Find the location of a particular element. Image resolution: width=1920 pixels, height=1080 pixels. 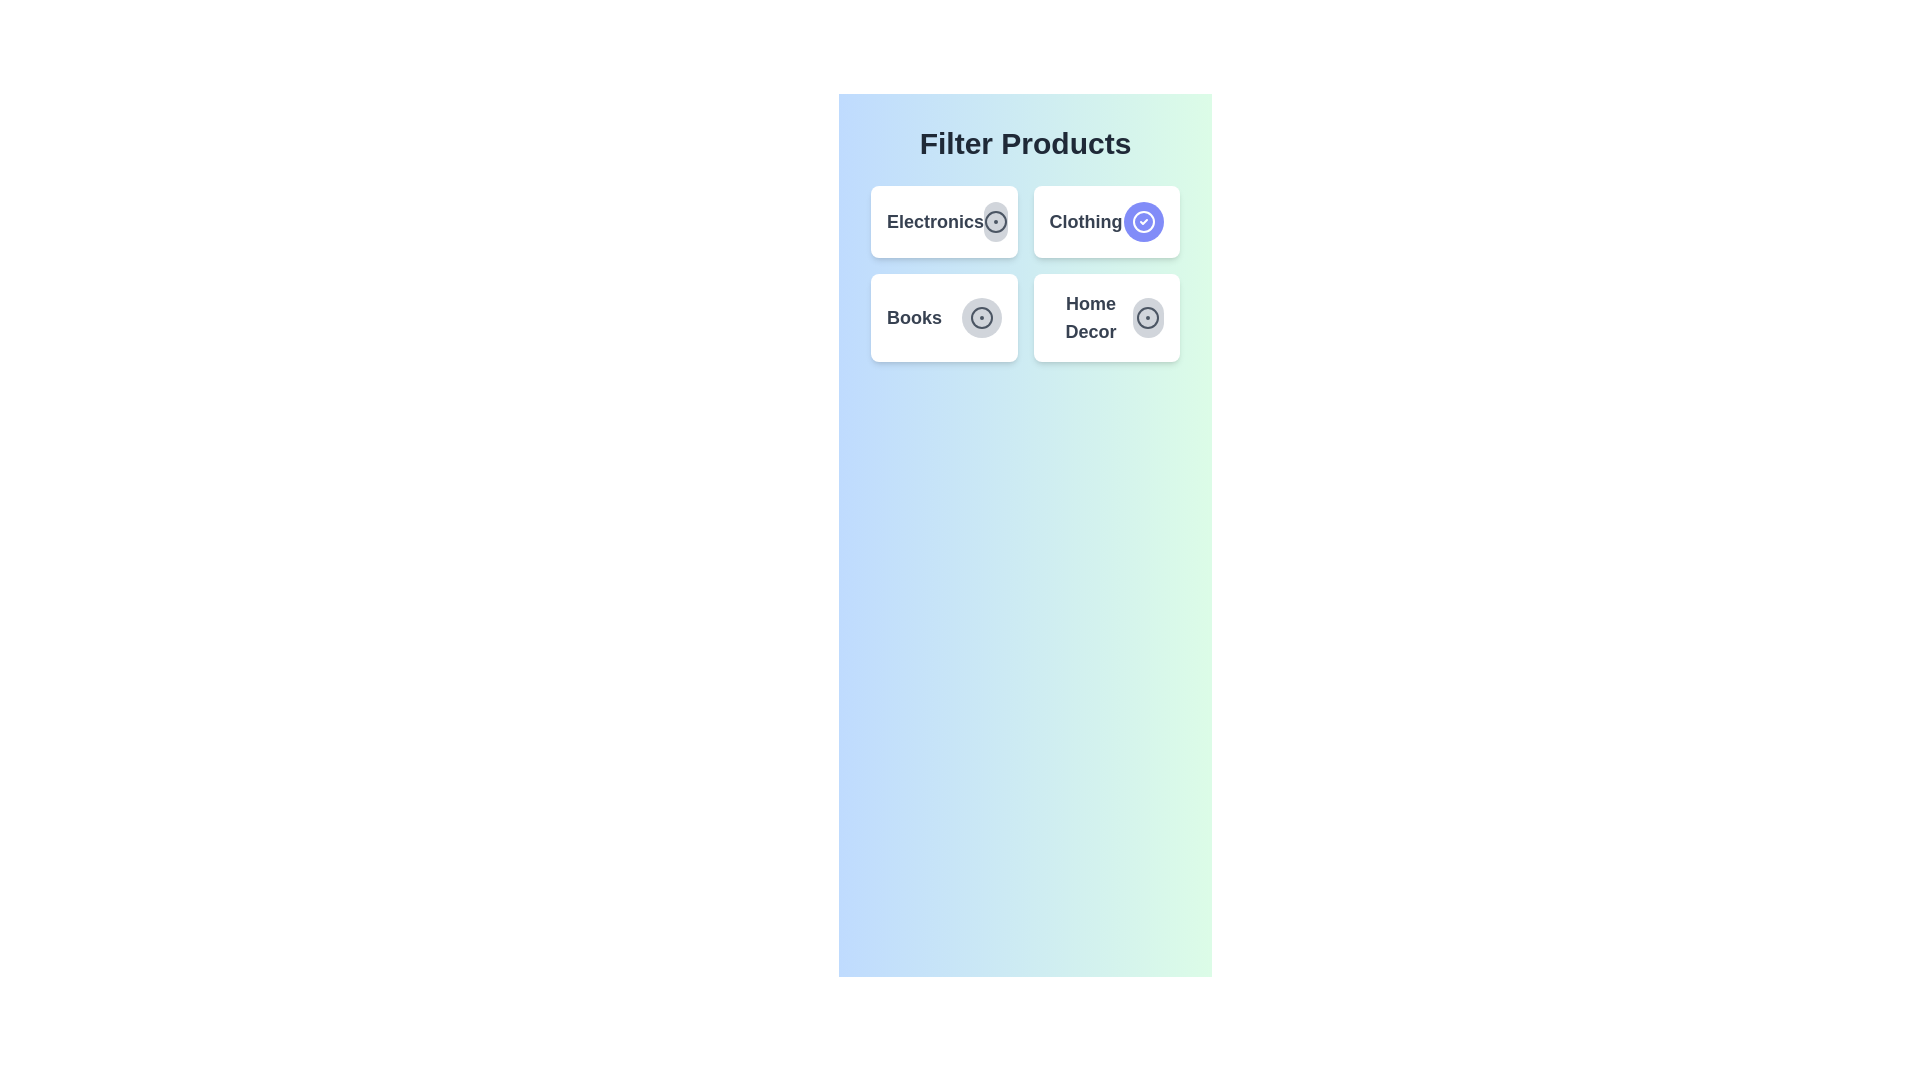

the category card labeled 'Electronics' to observe the hover effect is located at coordinates (943, 222).